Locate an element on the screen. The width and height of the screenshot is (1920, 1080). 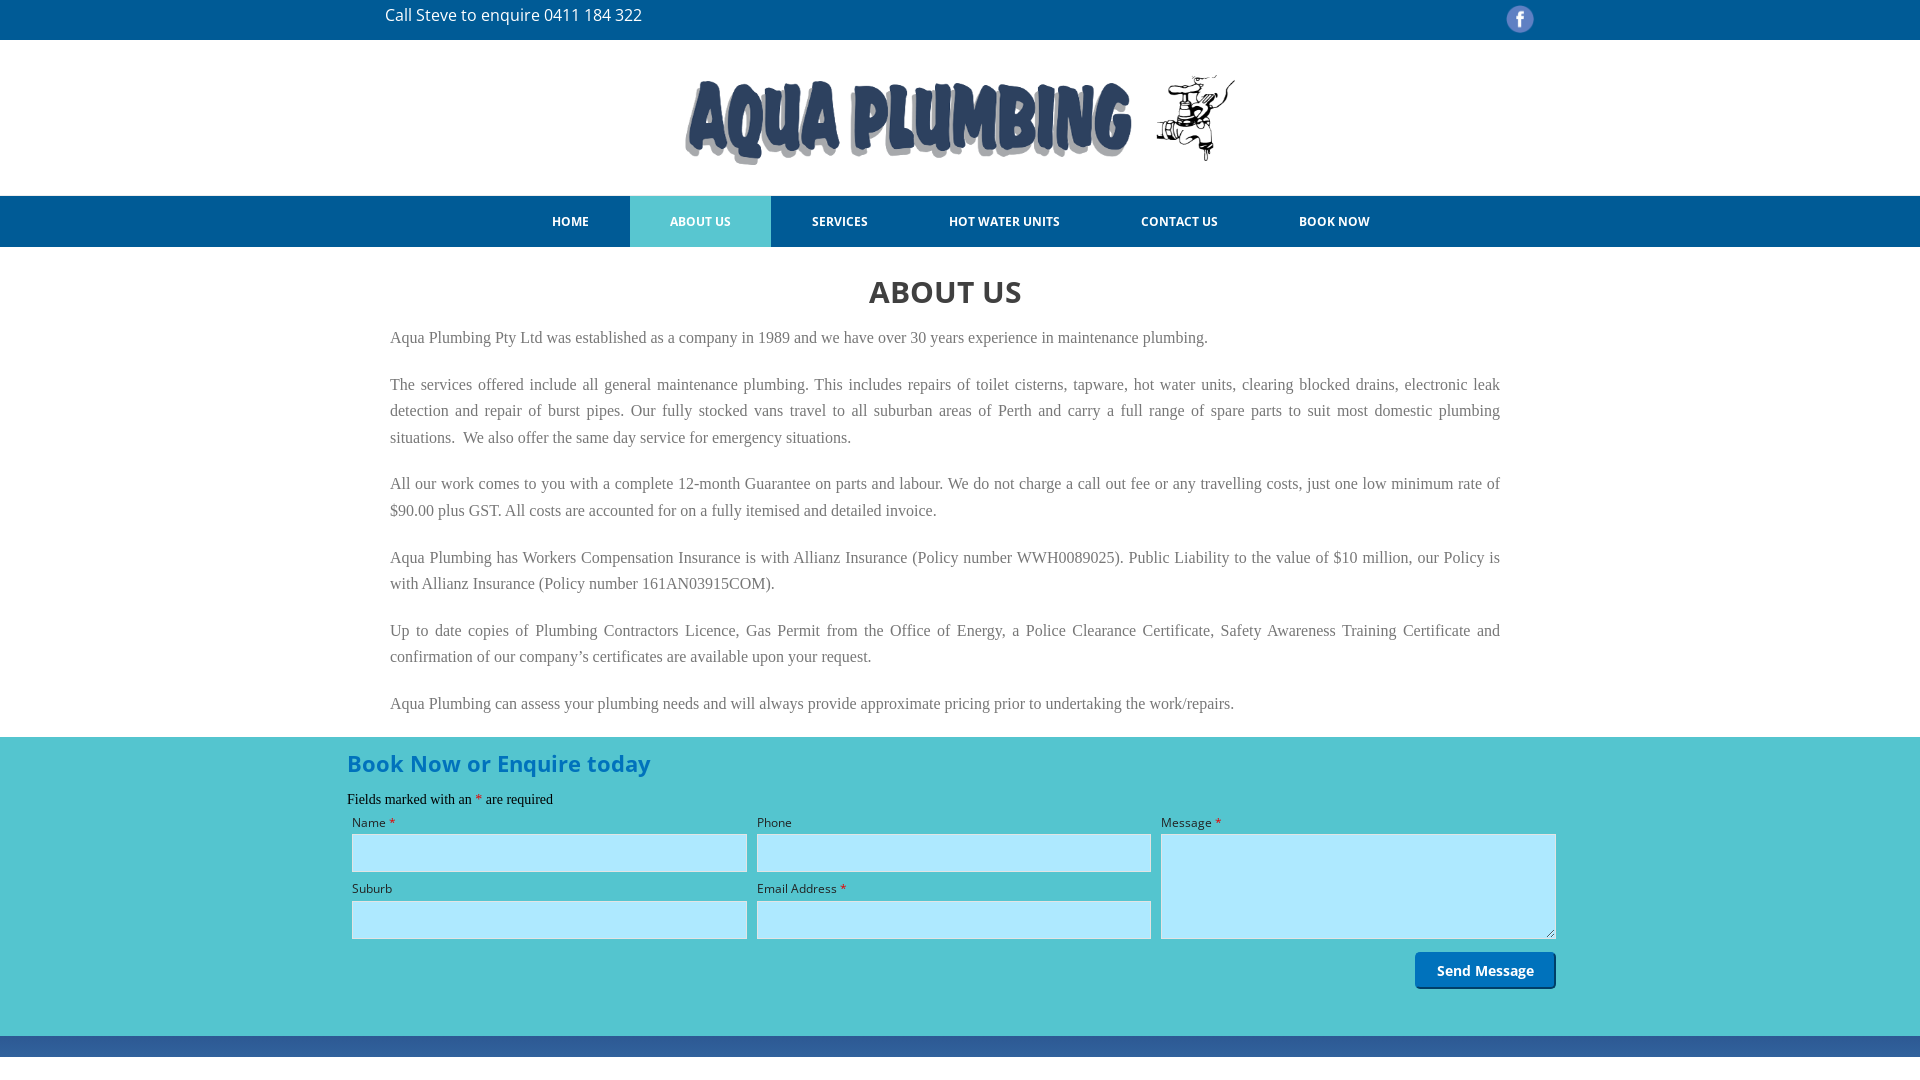
'Aqua Plumbing' is located at coordinates (958, 119).